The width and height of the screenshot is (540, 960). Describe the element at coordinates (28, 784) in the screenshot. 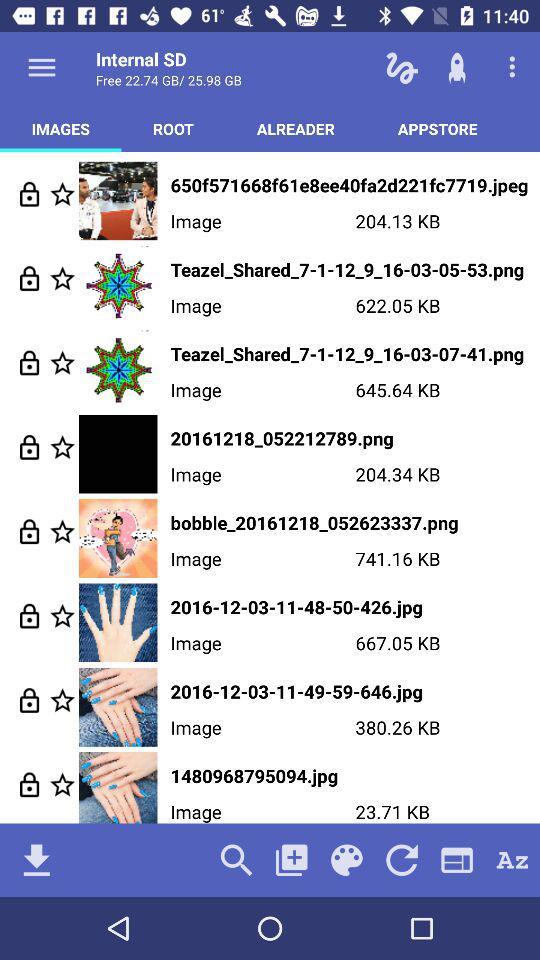

I see `locked image` at that location.